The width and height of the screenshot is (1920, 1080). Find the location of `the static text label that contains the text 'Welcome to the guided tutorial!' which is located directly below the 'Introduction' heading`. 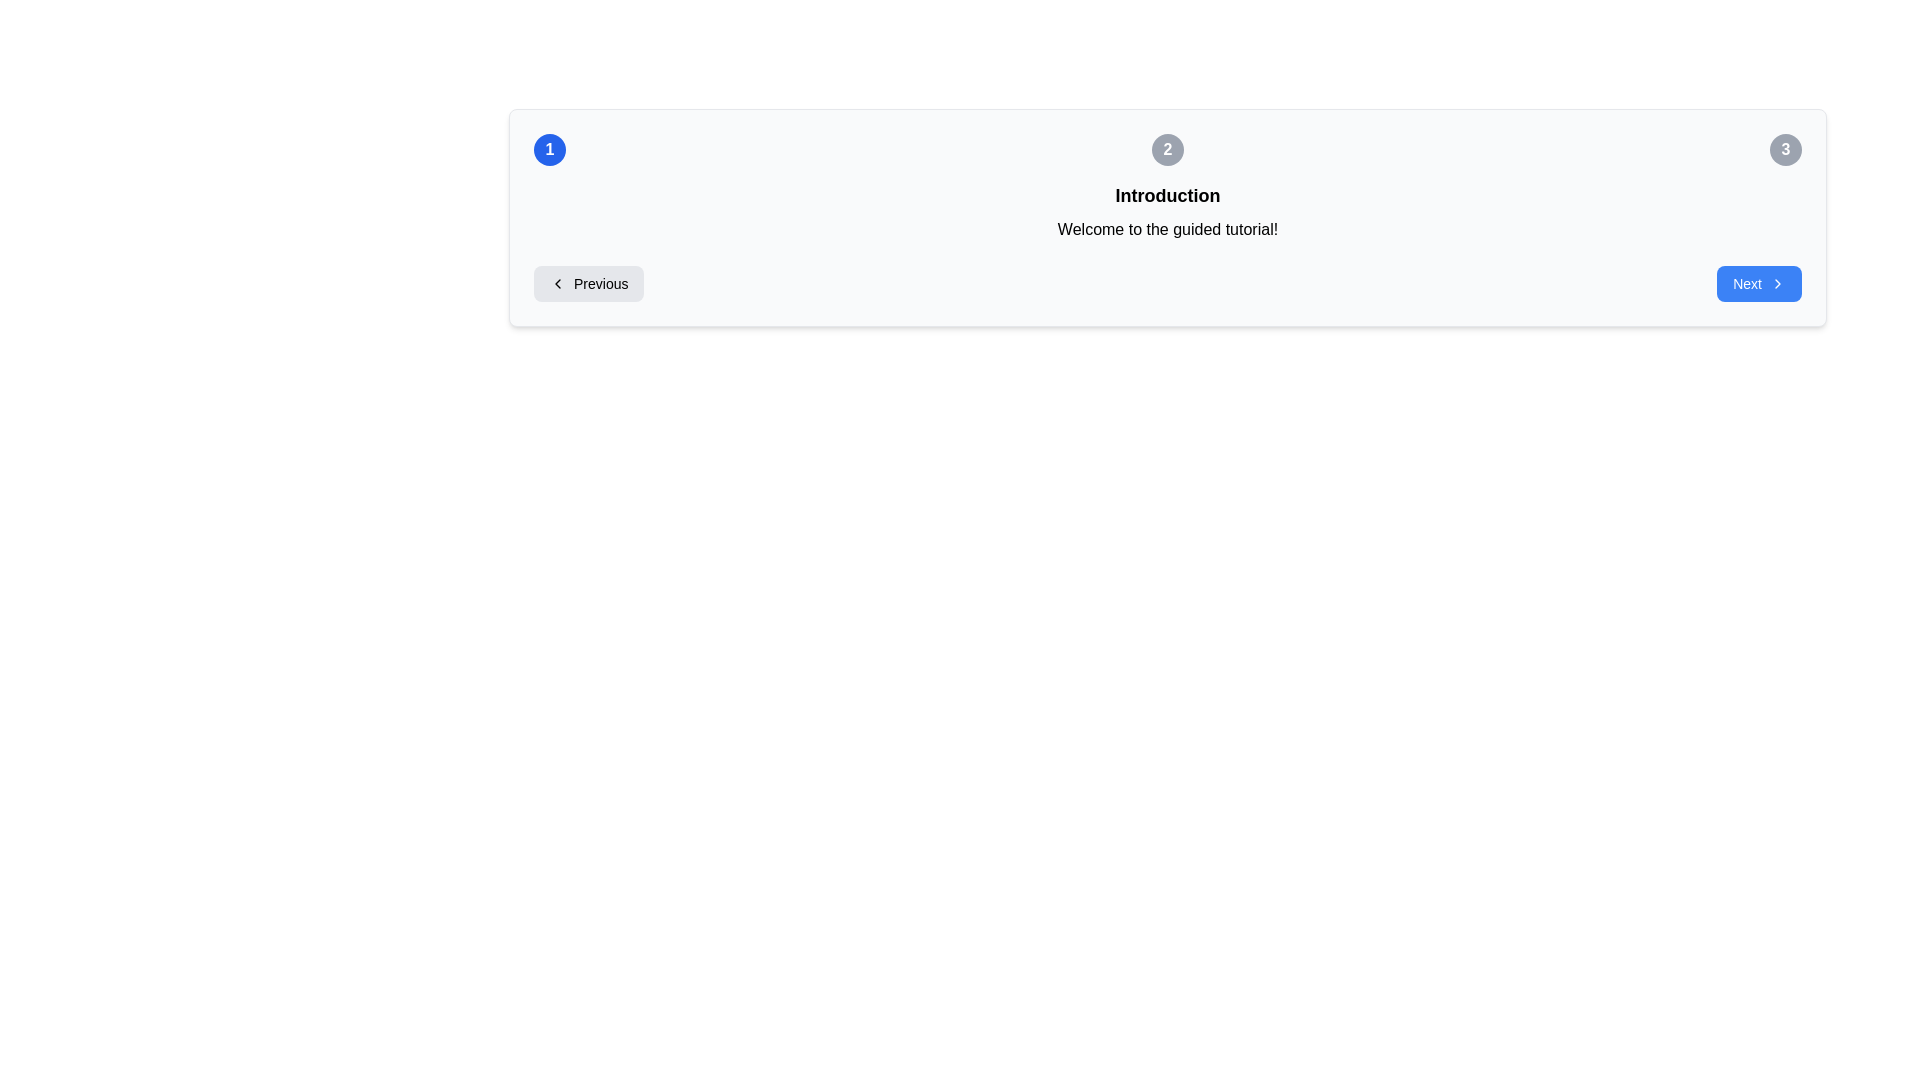

the static text label that contains the text 'Welcome to the guided tutorial!' which is located directly below the 'Introduction' heading is located at coordinates (1167, 229).